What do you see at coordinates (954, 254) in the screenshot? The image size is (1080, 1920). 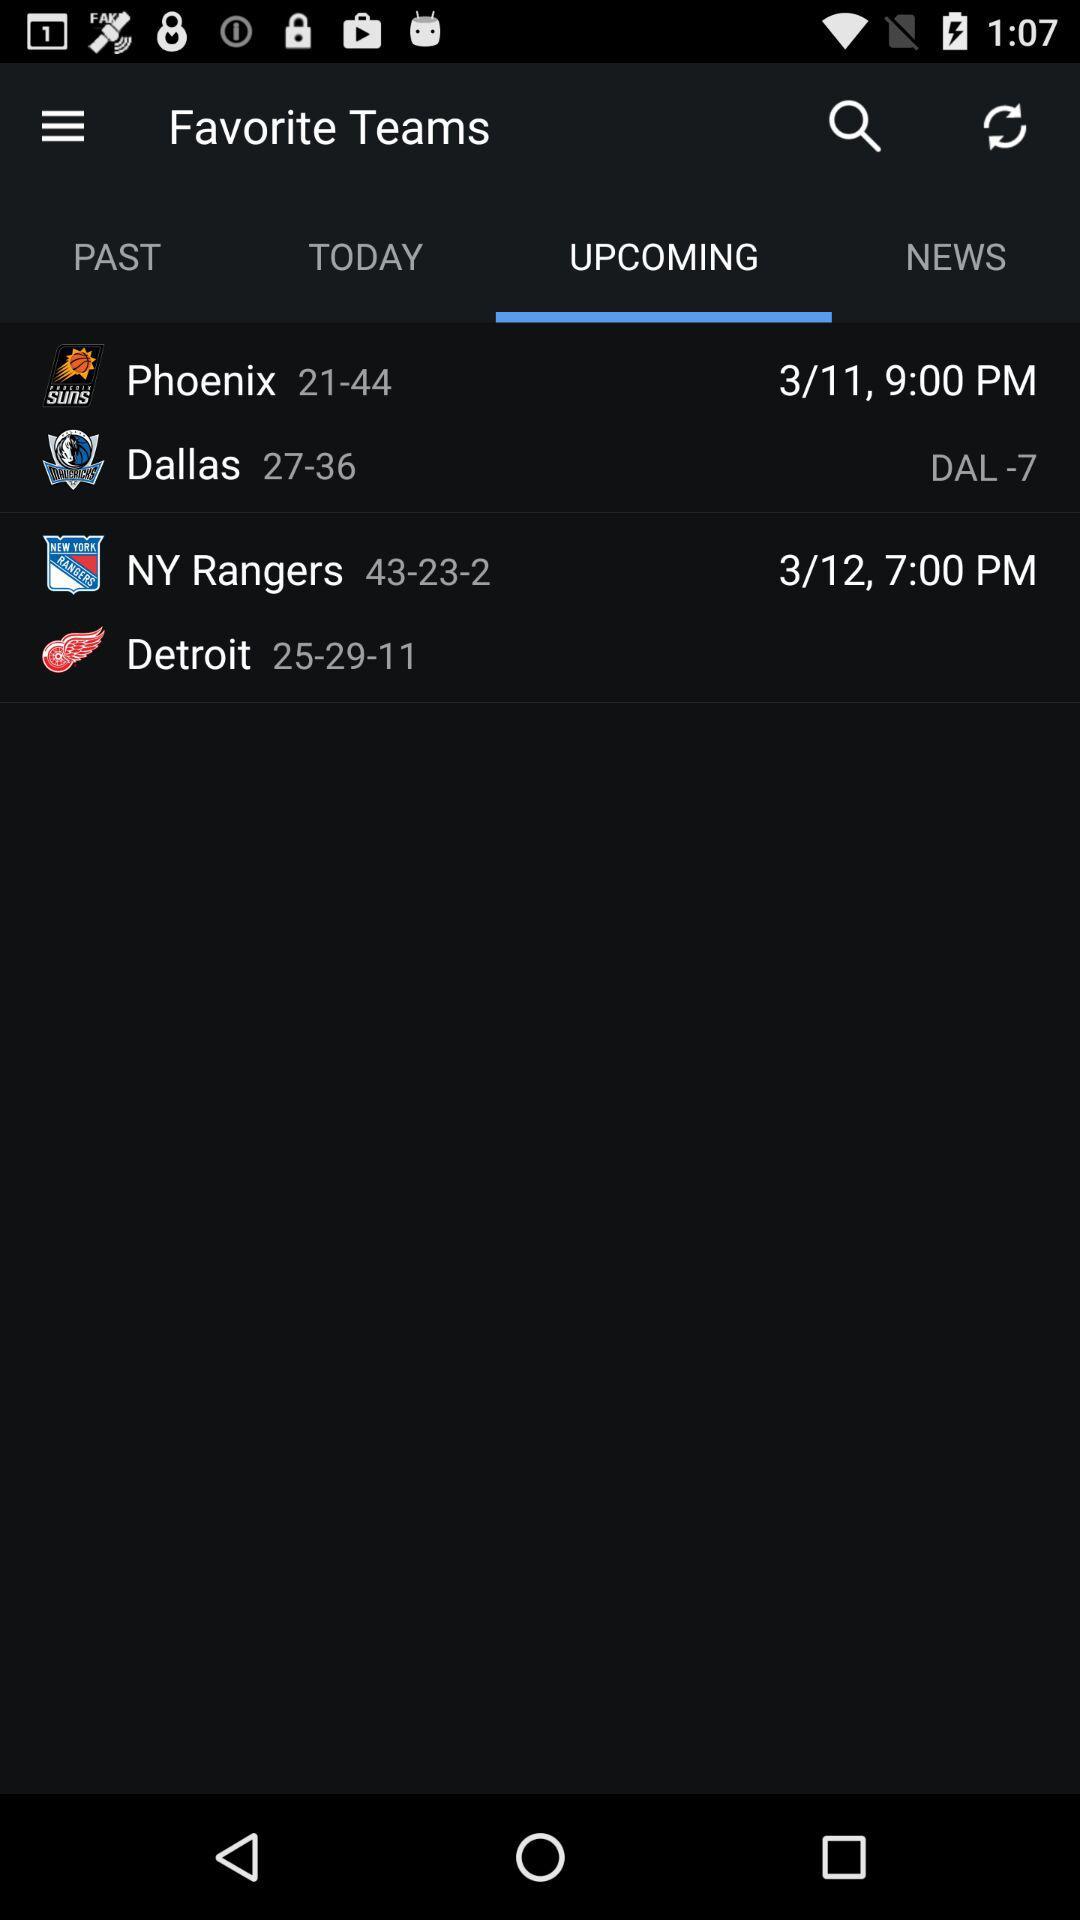 I see `news` at bounding box center [954, 254].